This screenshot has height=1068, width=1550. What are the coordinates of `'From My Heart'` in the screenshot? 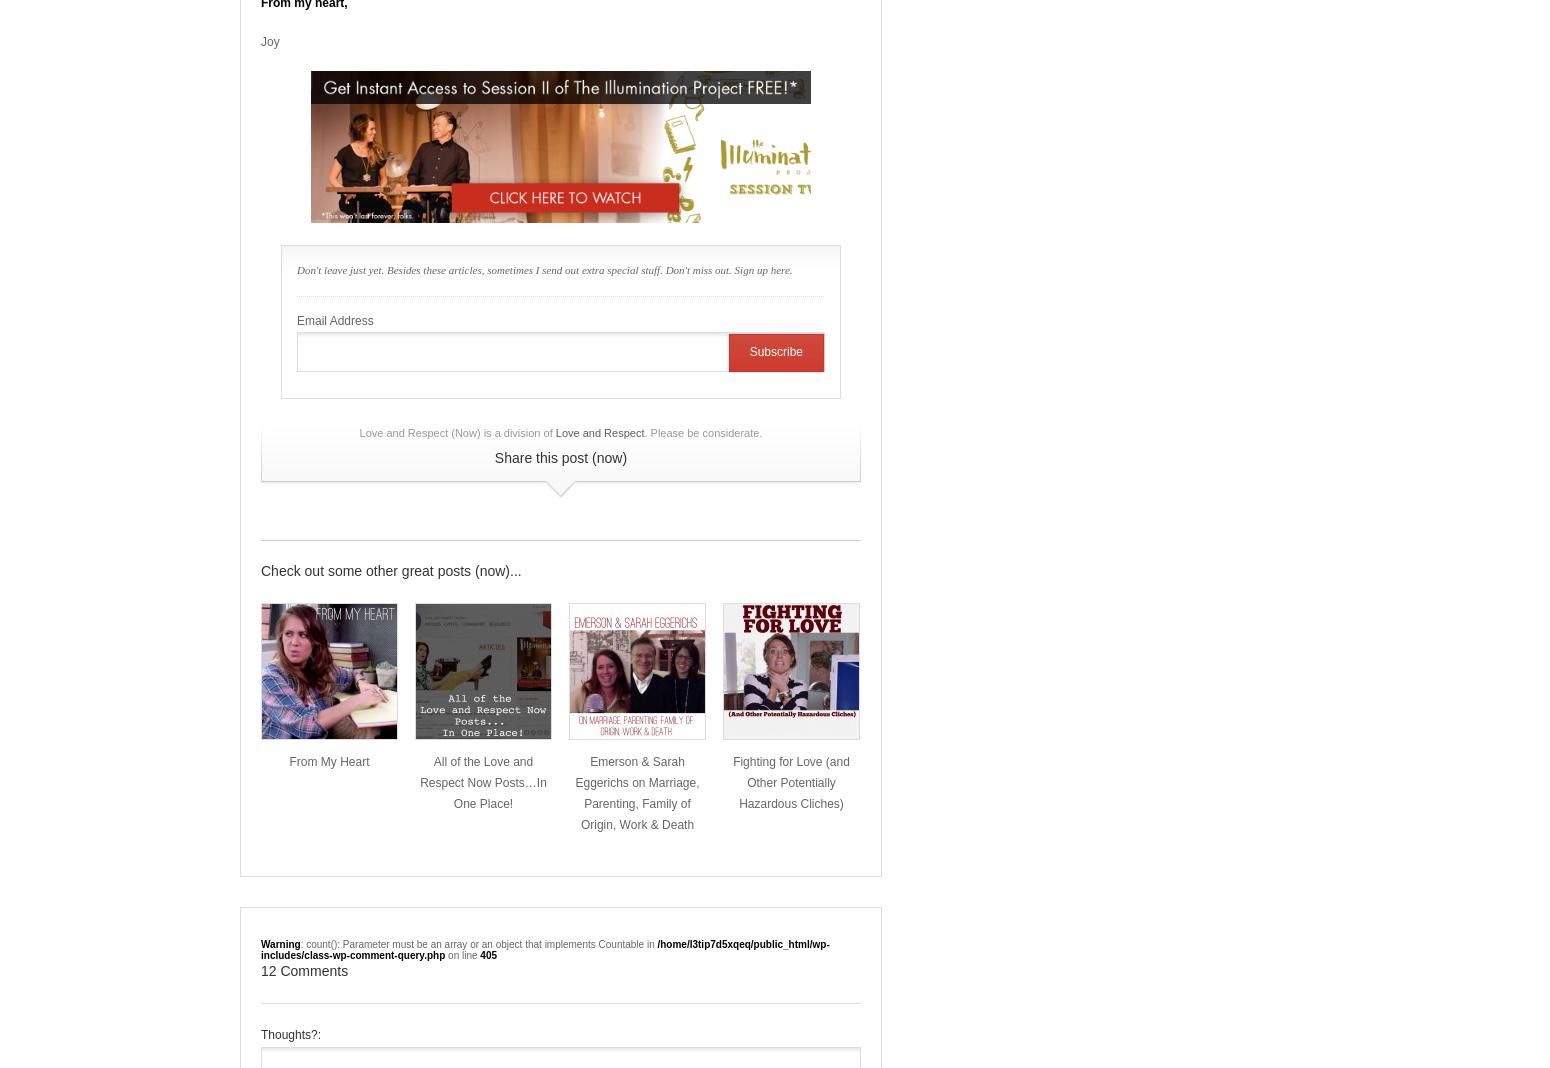 It's located at (328, 762).